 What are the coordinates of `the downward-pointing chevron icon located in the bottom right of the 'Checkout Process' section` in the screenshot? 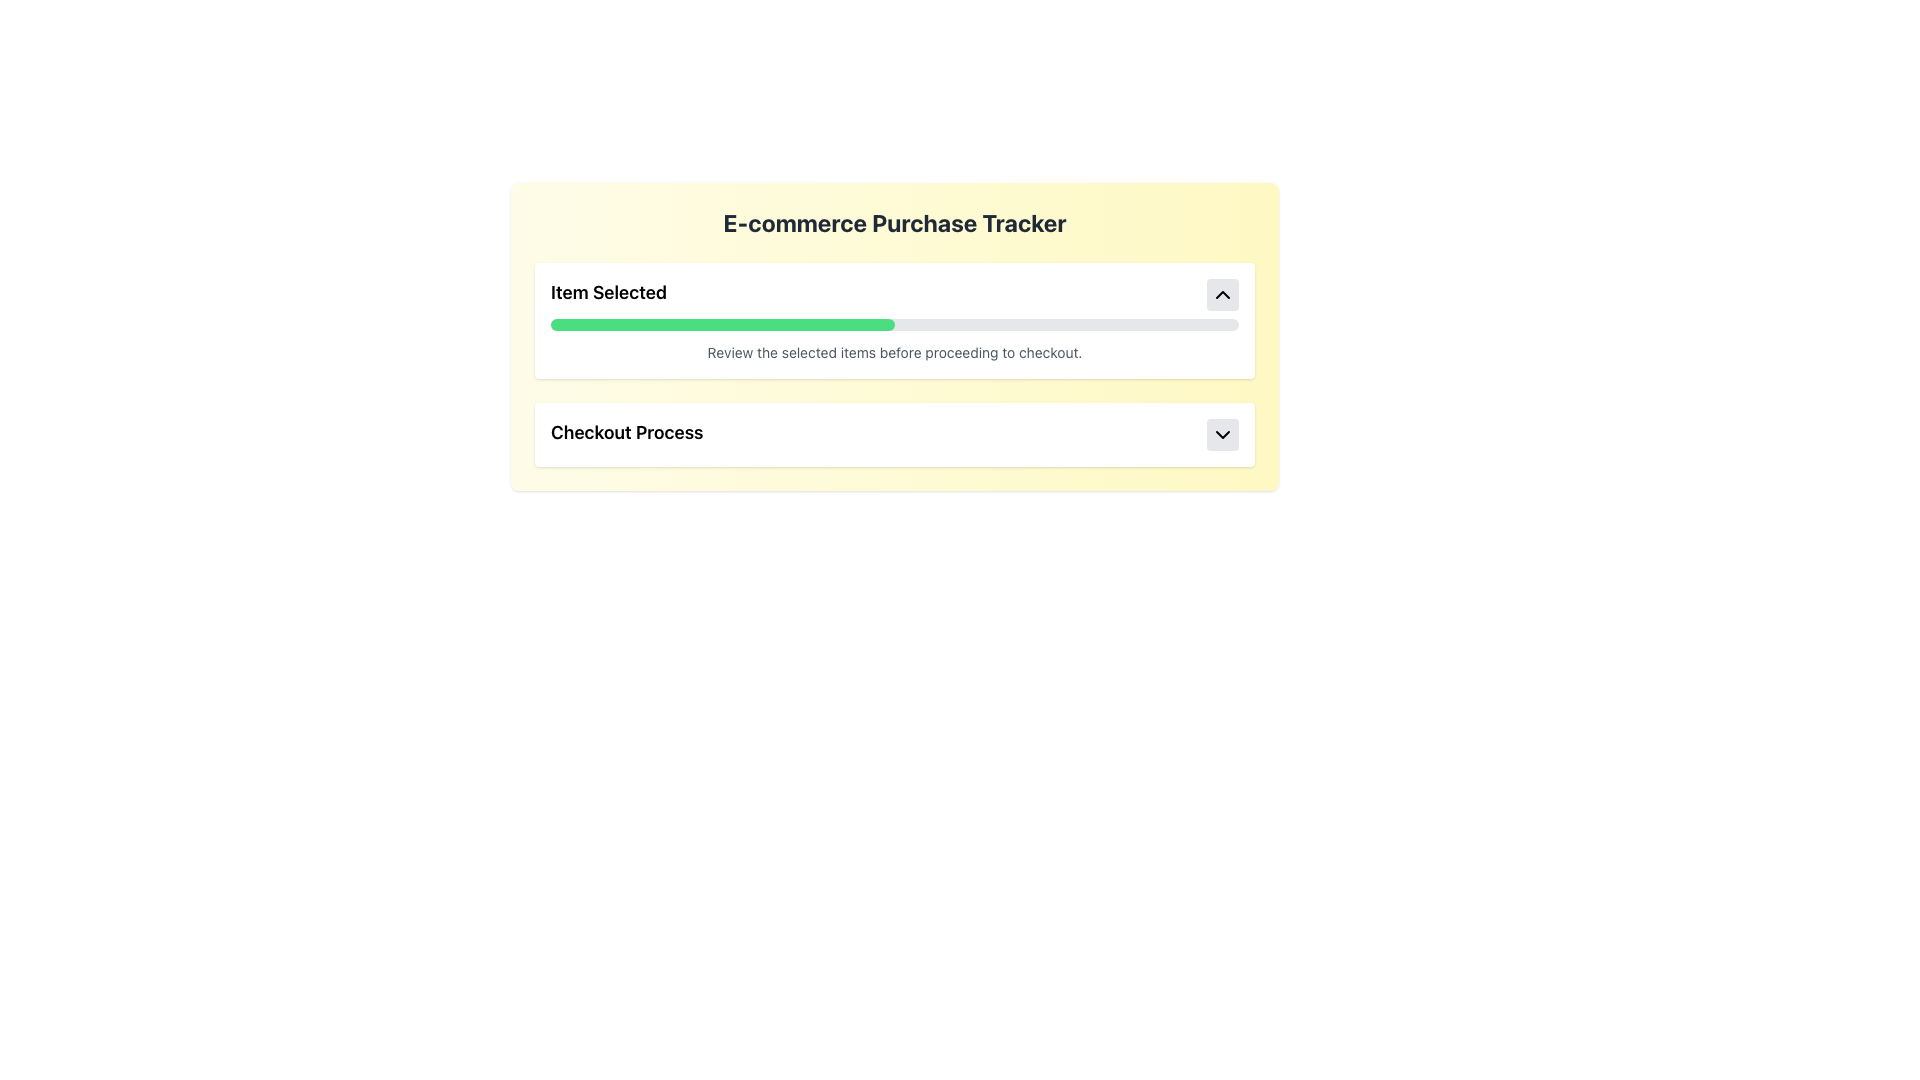 It's located at (1222, 434).